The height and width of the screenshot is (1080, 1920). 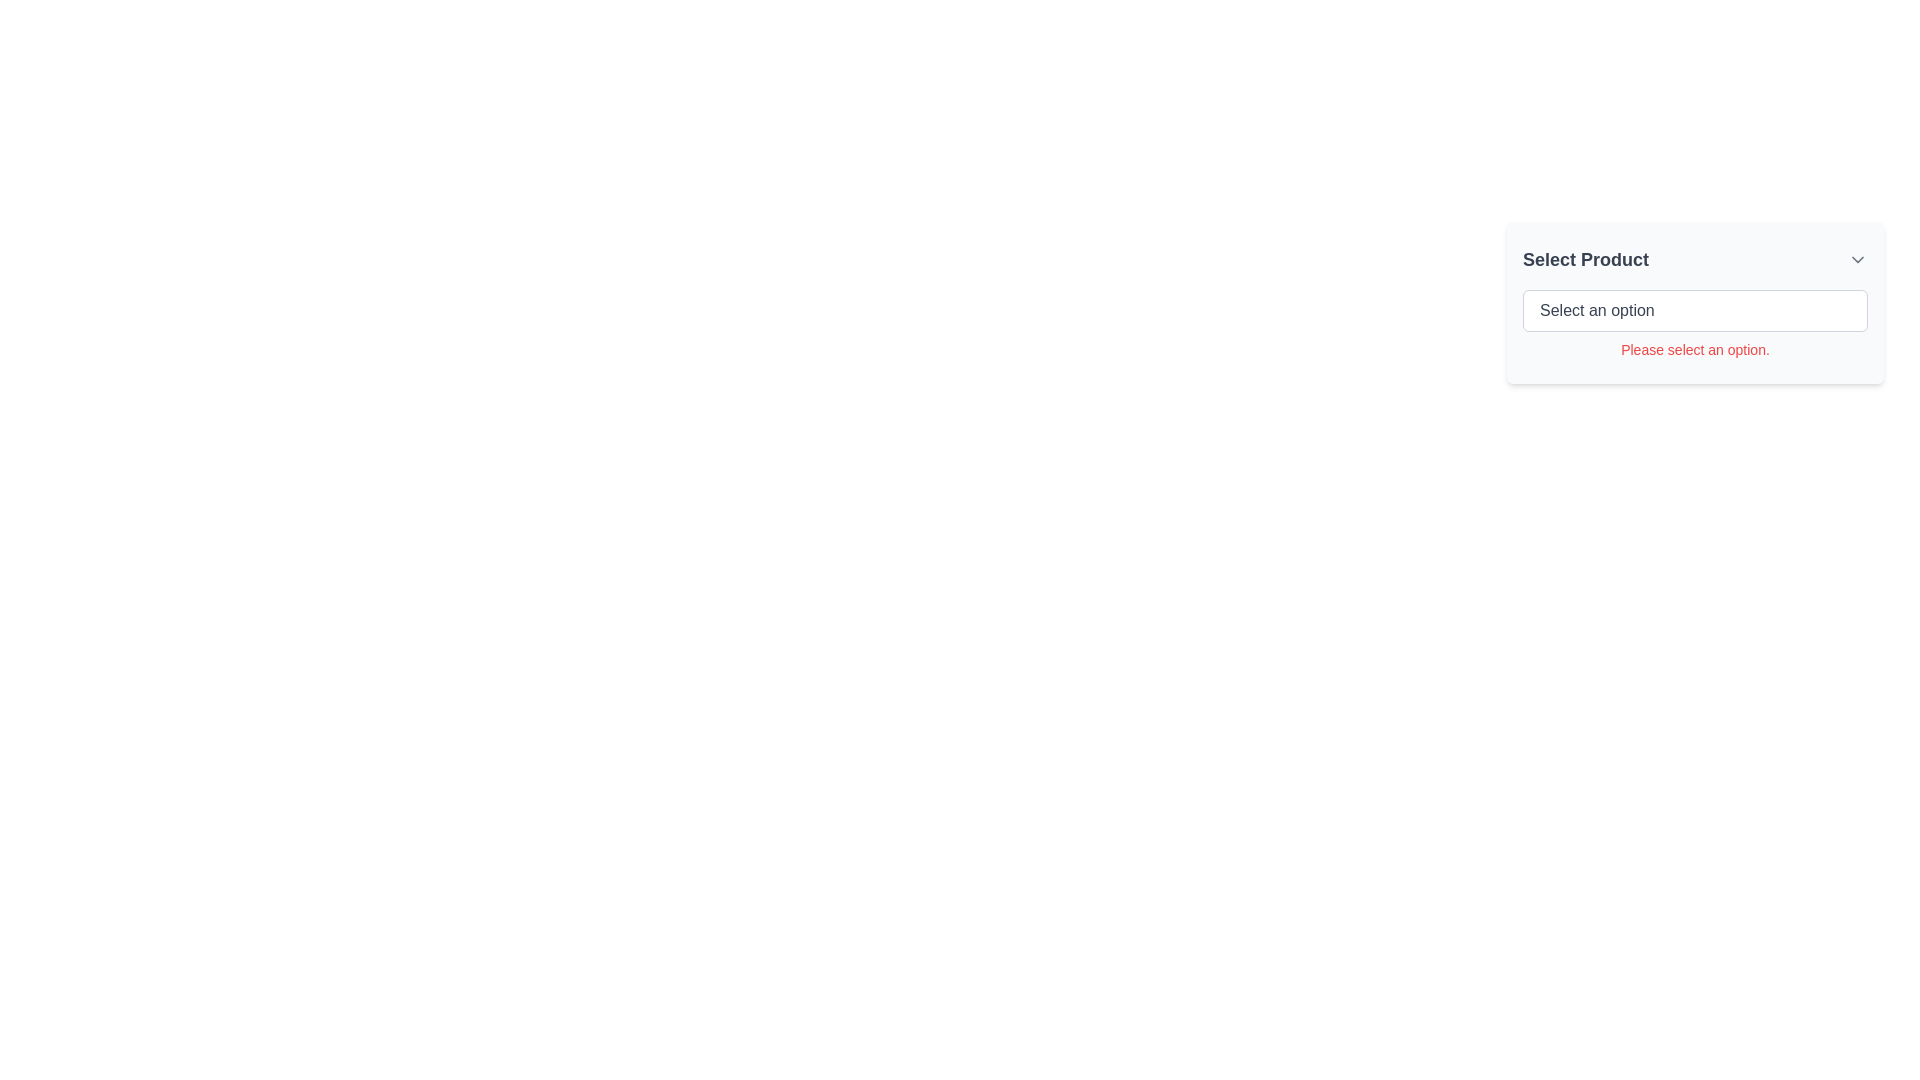 What do you see at coordinates (1585, 258) in the screenshot?
I see `the header text element displaying 'Select Product', which is a bold dark gray label located at the top-left corner of a card-like section` at bounding box center [1585, 258].